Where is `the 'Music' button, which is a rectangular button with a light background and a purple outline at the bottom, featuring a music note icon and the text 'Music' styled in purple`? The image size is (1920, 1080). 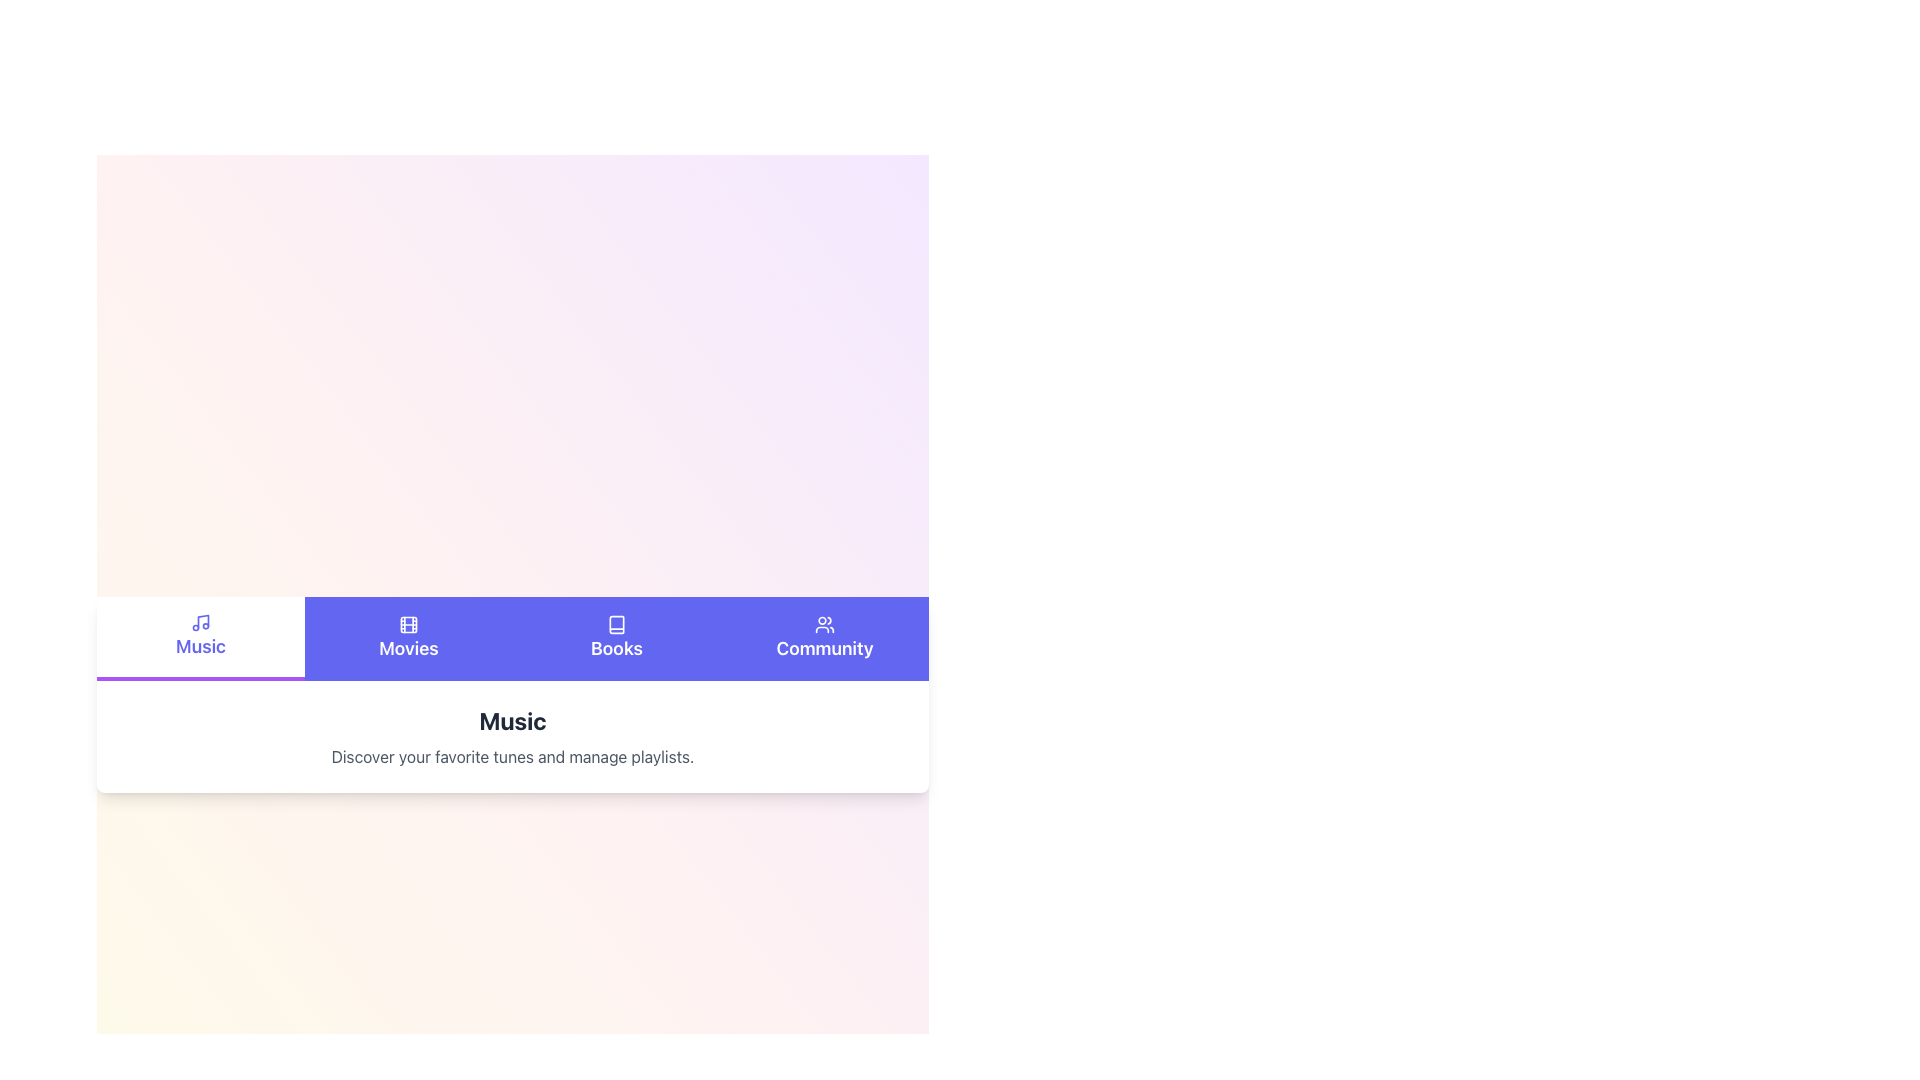 the 'Music' button, which is a rectangular button with a light background and a purple outline at the bottom, featuring a music note icon and the text 'Music' styled in purple is located at coordinates (201, 639).